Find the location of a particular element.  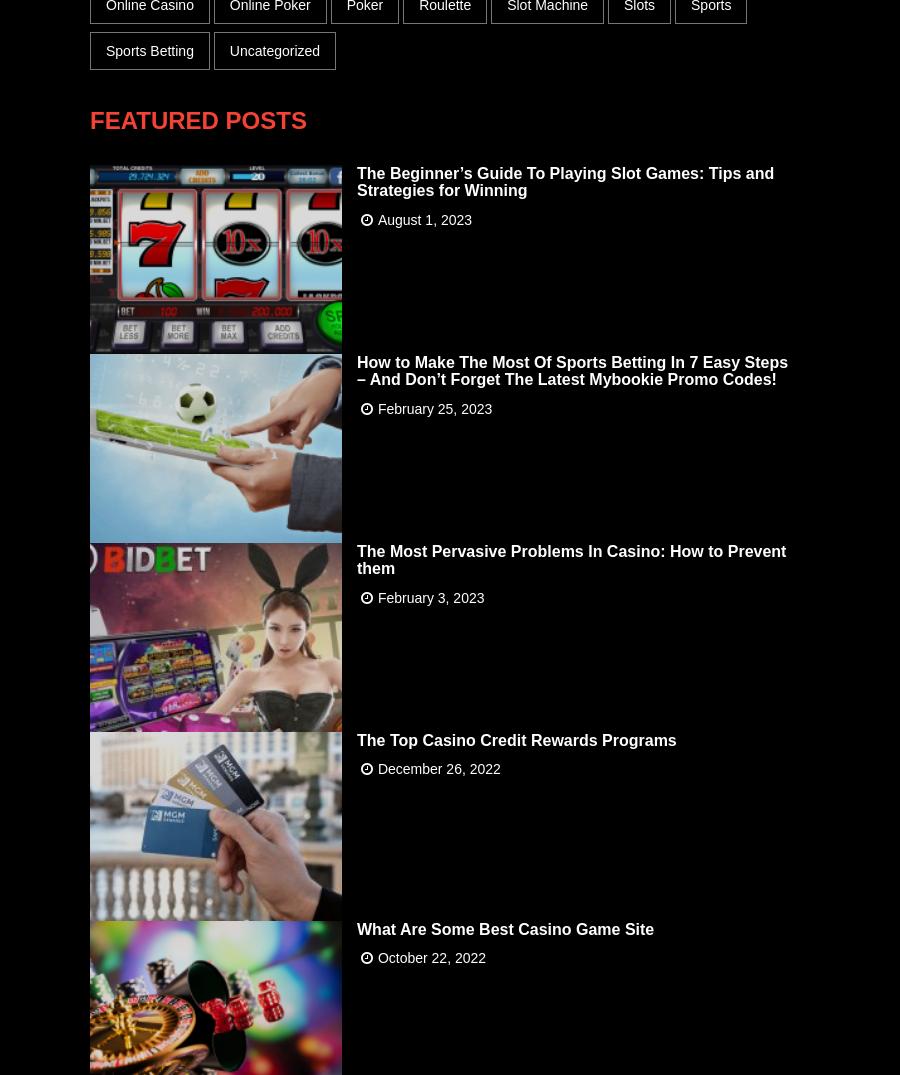

'Uncategorized' is located at coordinates (273, 48).